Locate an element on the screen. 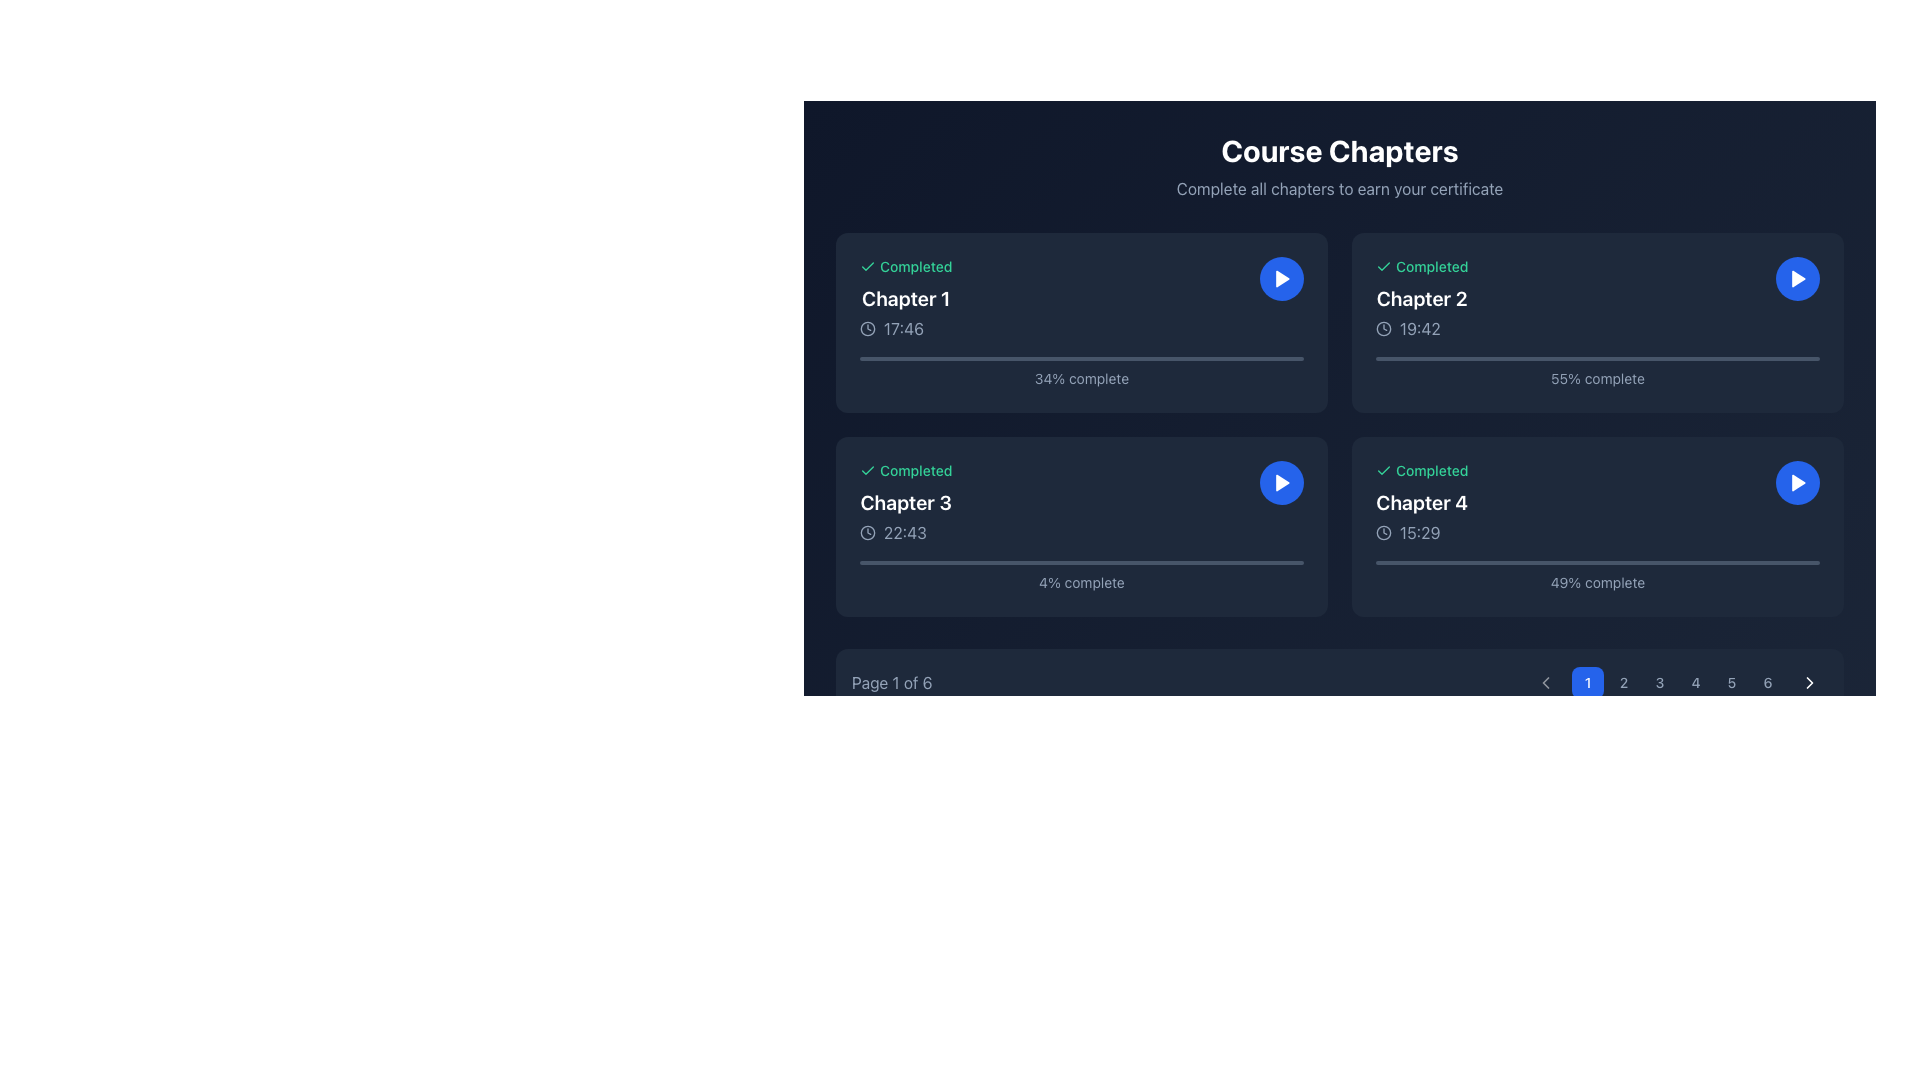 This screenshot has height=1080, width=1920. the chapter detail display component that shows 'Chapter 2' with a green 'Completed' label for additional information is located at coordinates (1421, 299).